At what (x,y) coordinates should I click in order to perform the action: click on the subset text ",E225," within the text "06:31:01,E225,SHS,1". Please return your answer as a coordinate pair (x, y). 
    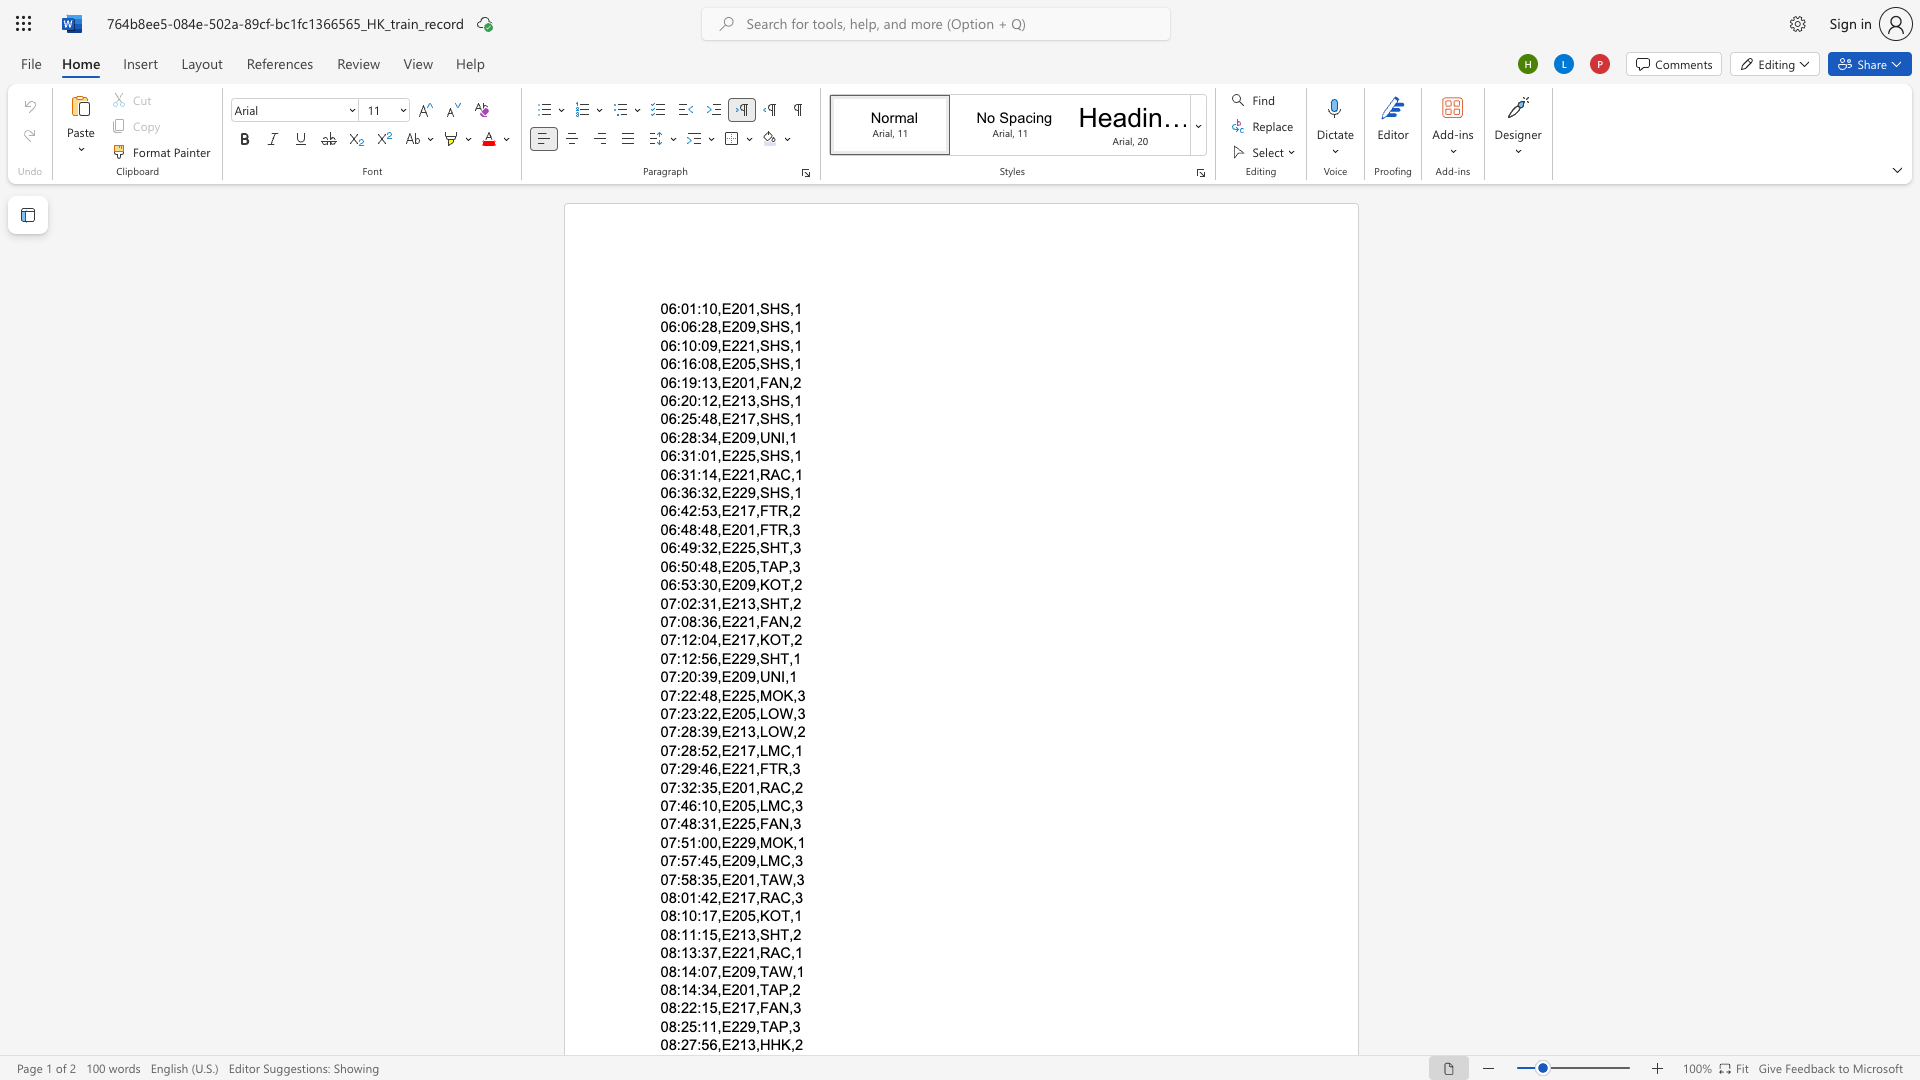
    Looking at the image, I should click on (717, 456).